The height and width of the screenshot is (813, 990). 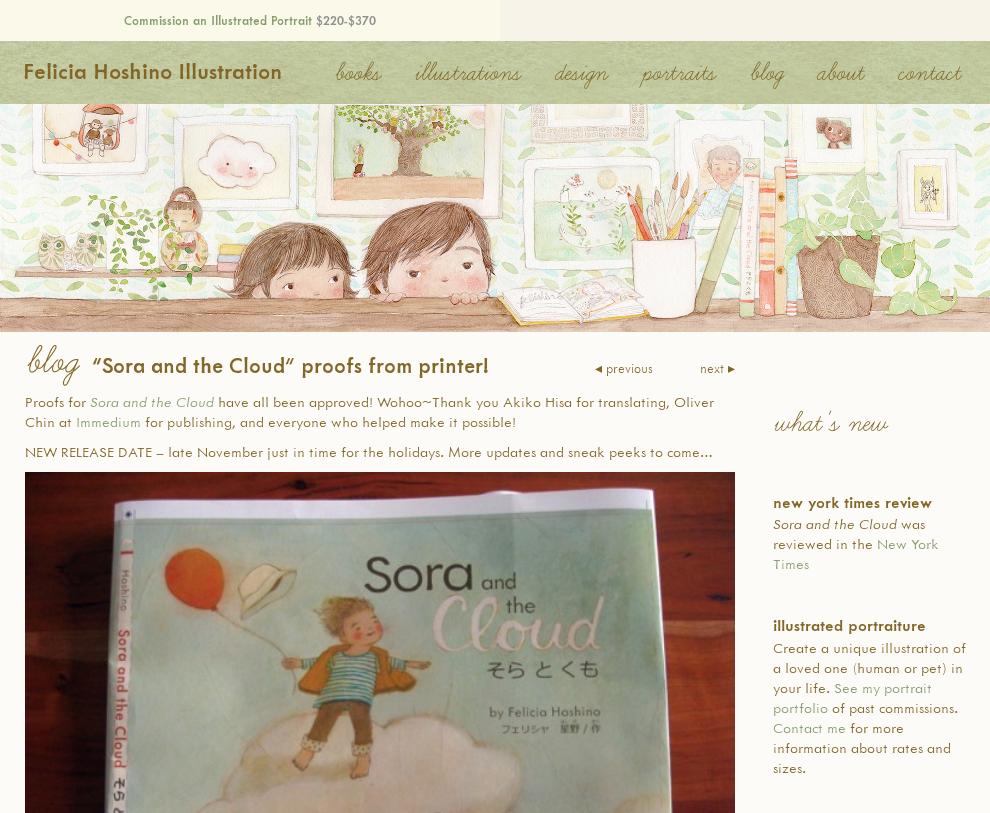 What do you see at coordinates (852, 500) in the screenshot?
I see `'New York Times Review'` at bounding box center [852, 500].